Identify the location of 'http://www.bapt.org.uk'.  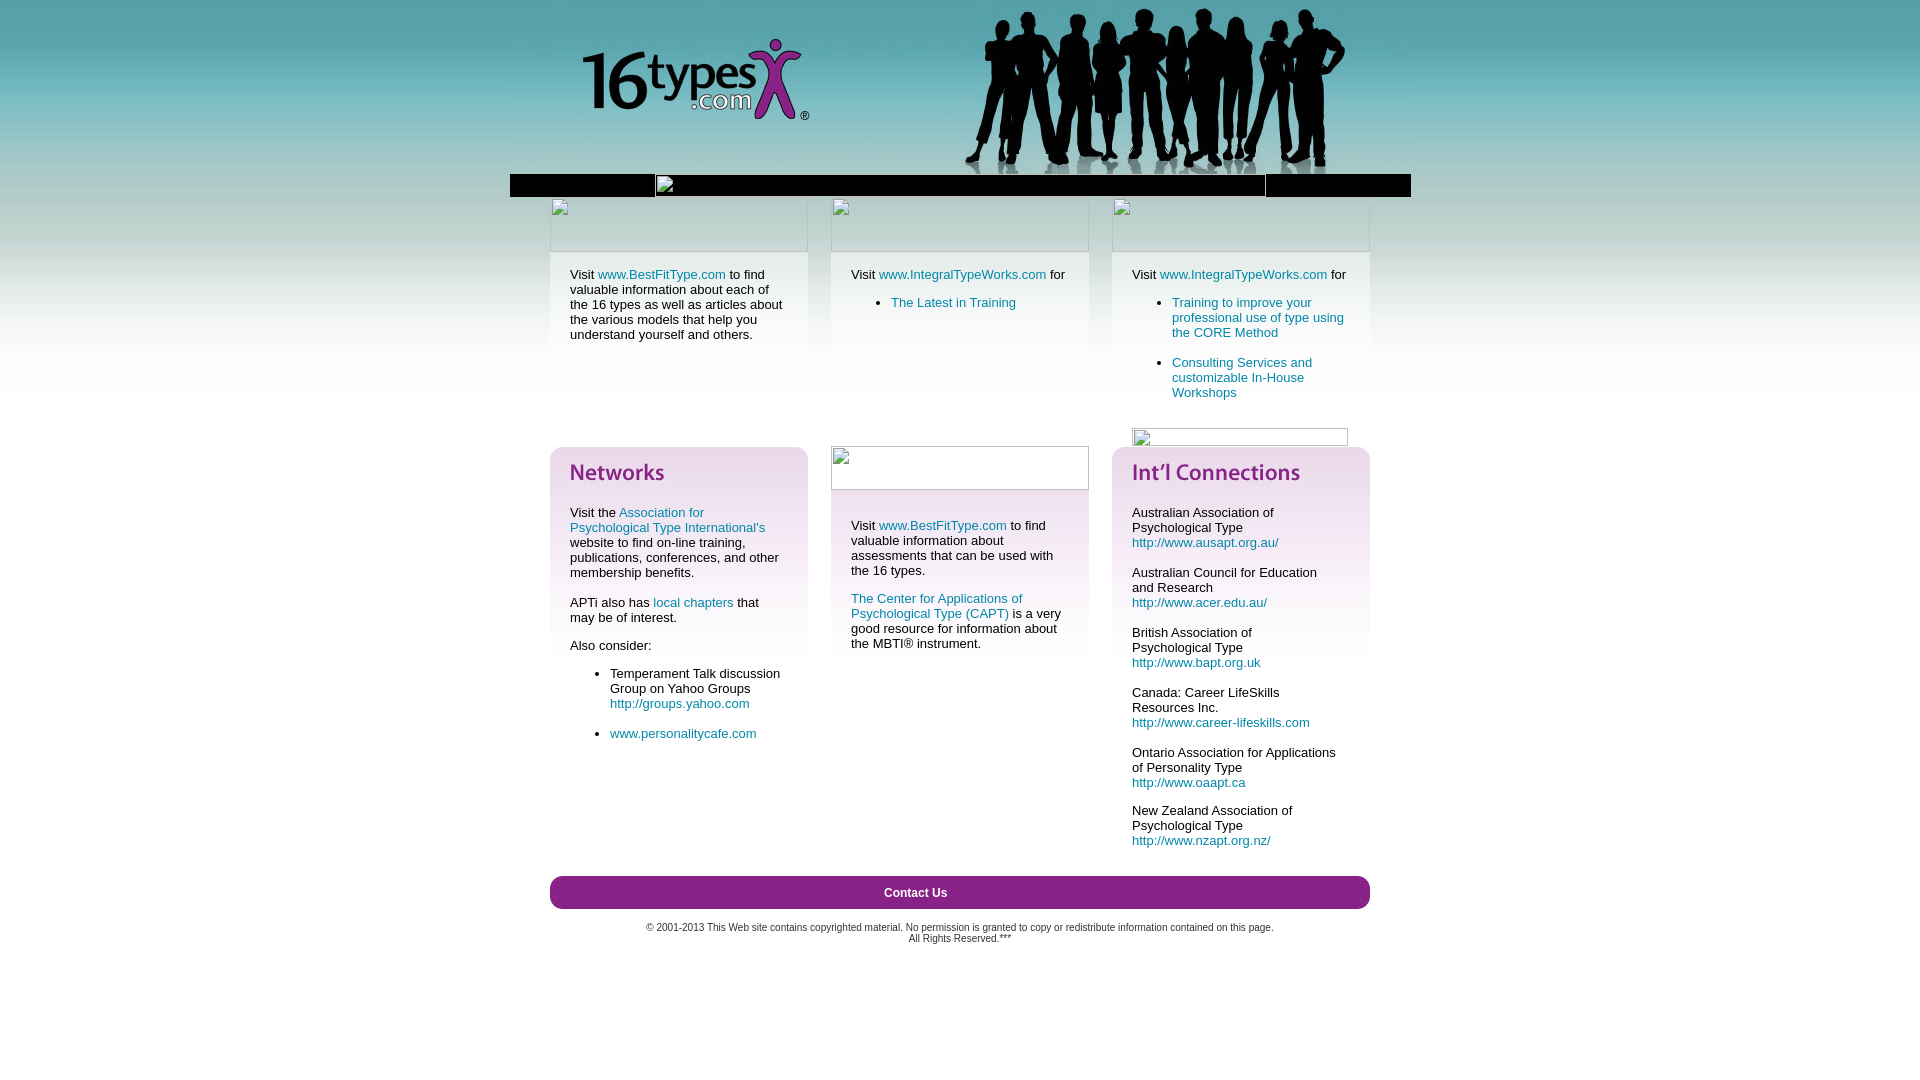
(1196, 662).